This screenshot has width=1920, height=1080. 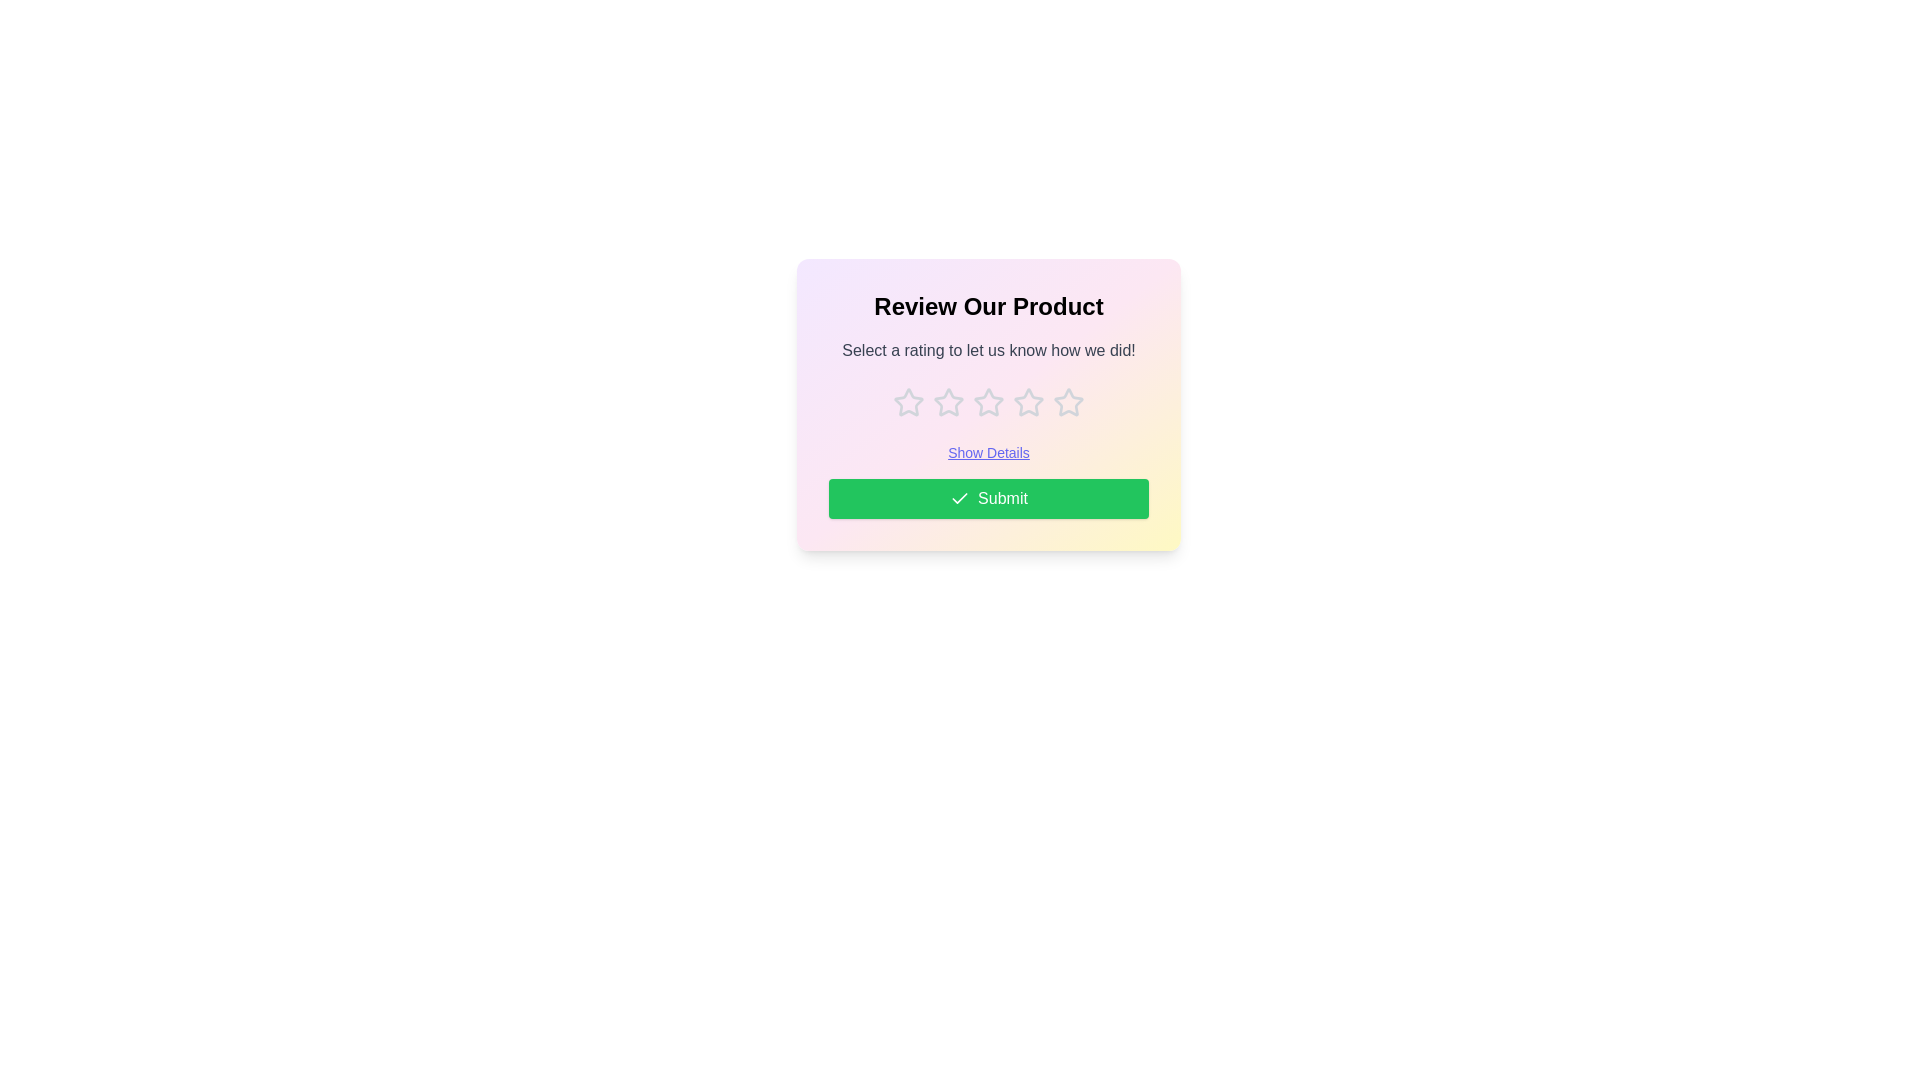 What do you see at coordinates (1068, 402) in the screenshot?
I see `the rating to 5 stars by clicking on the corresponding star` at bounding box center [1068, 402].